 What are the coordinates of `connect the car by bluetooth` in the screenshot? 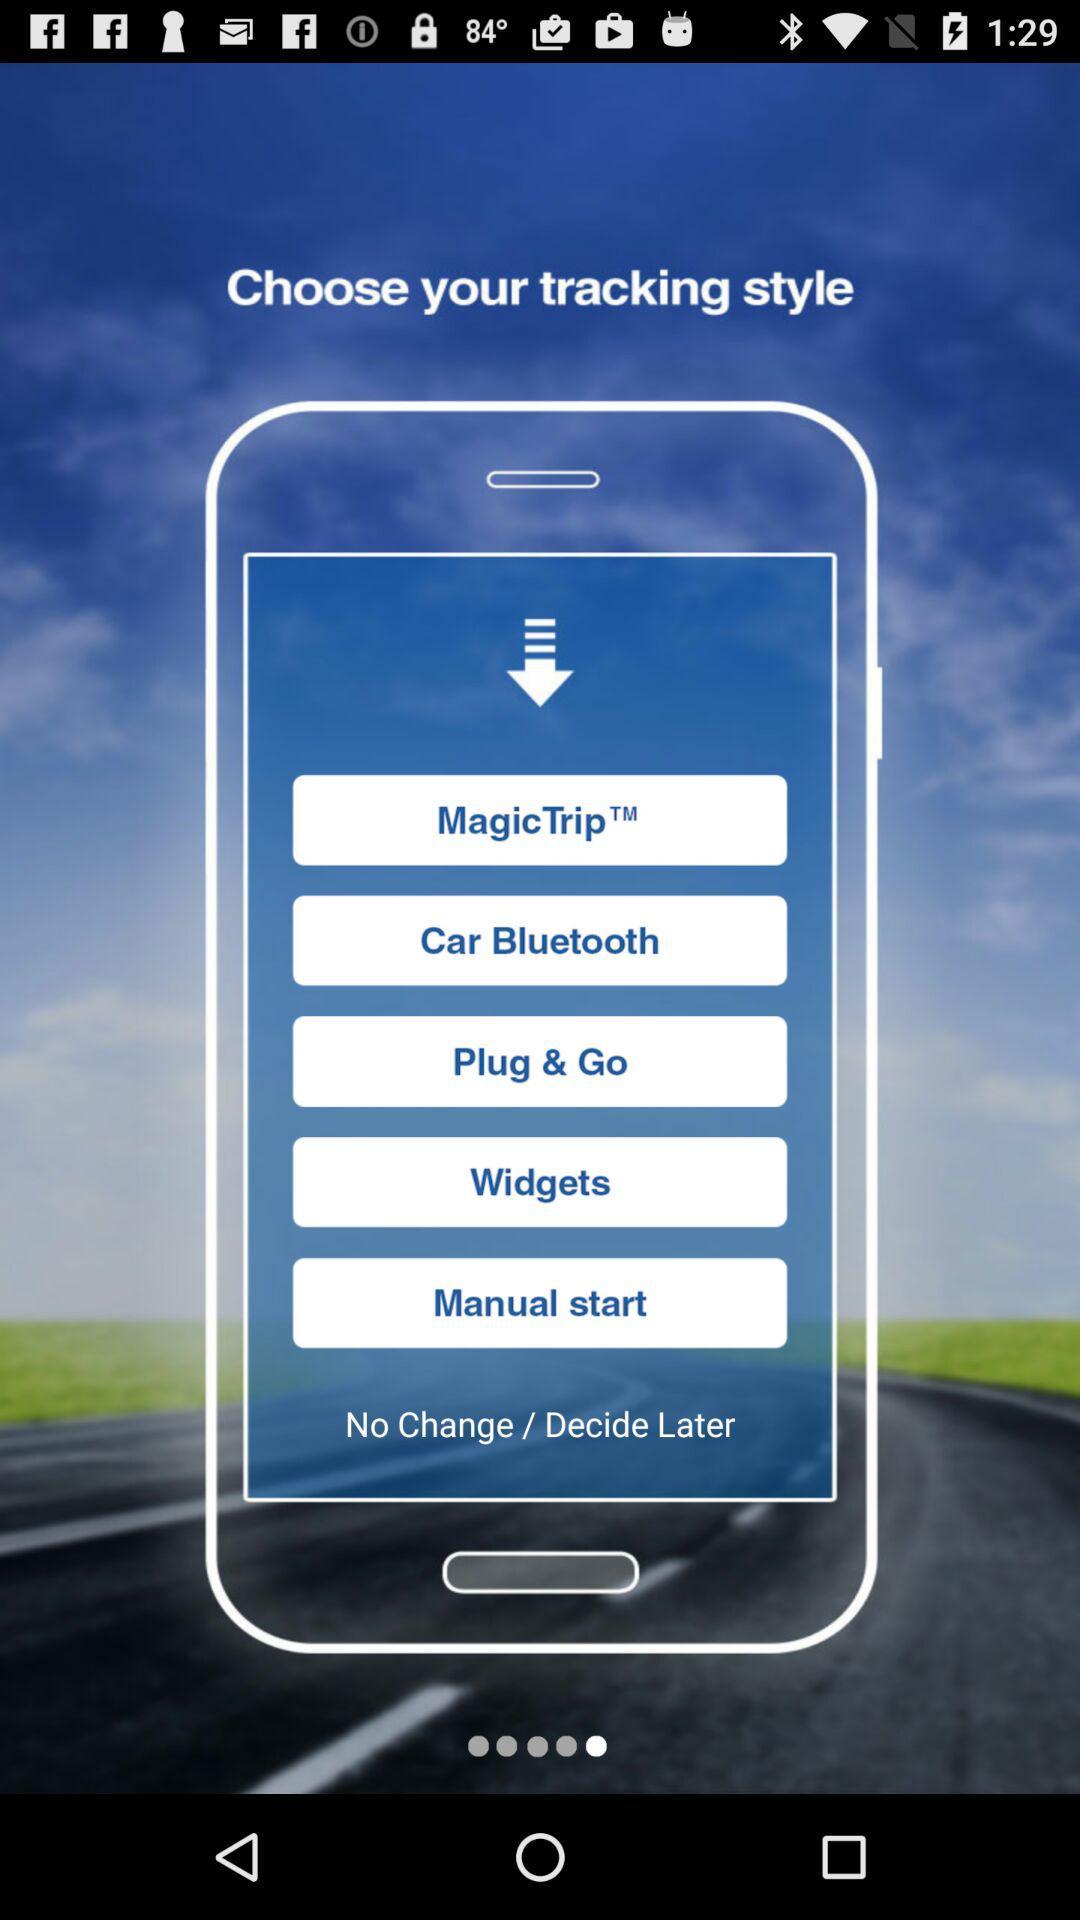 It's located at (540, 939).